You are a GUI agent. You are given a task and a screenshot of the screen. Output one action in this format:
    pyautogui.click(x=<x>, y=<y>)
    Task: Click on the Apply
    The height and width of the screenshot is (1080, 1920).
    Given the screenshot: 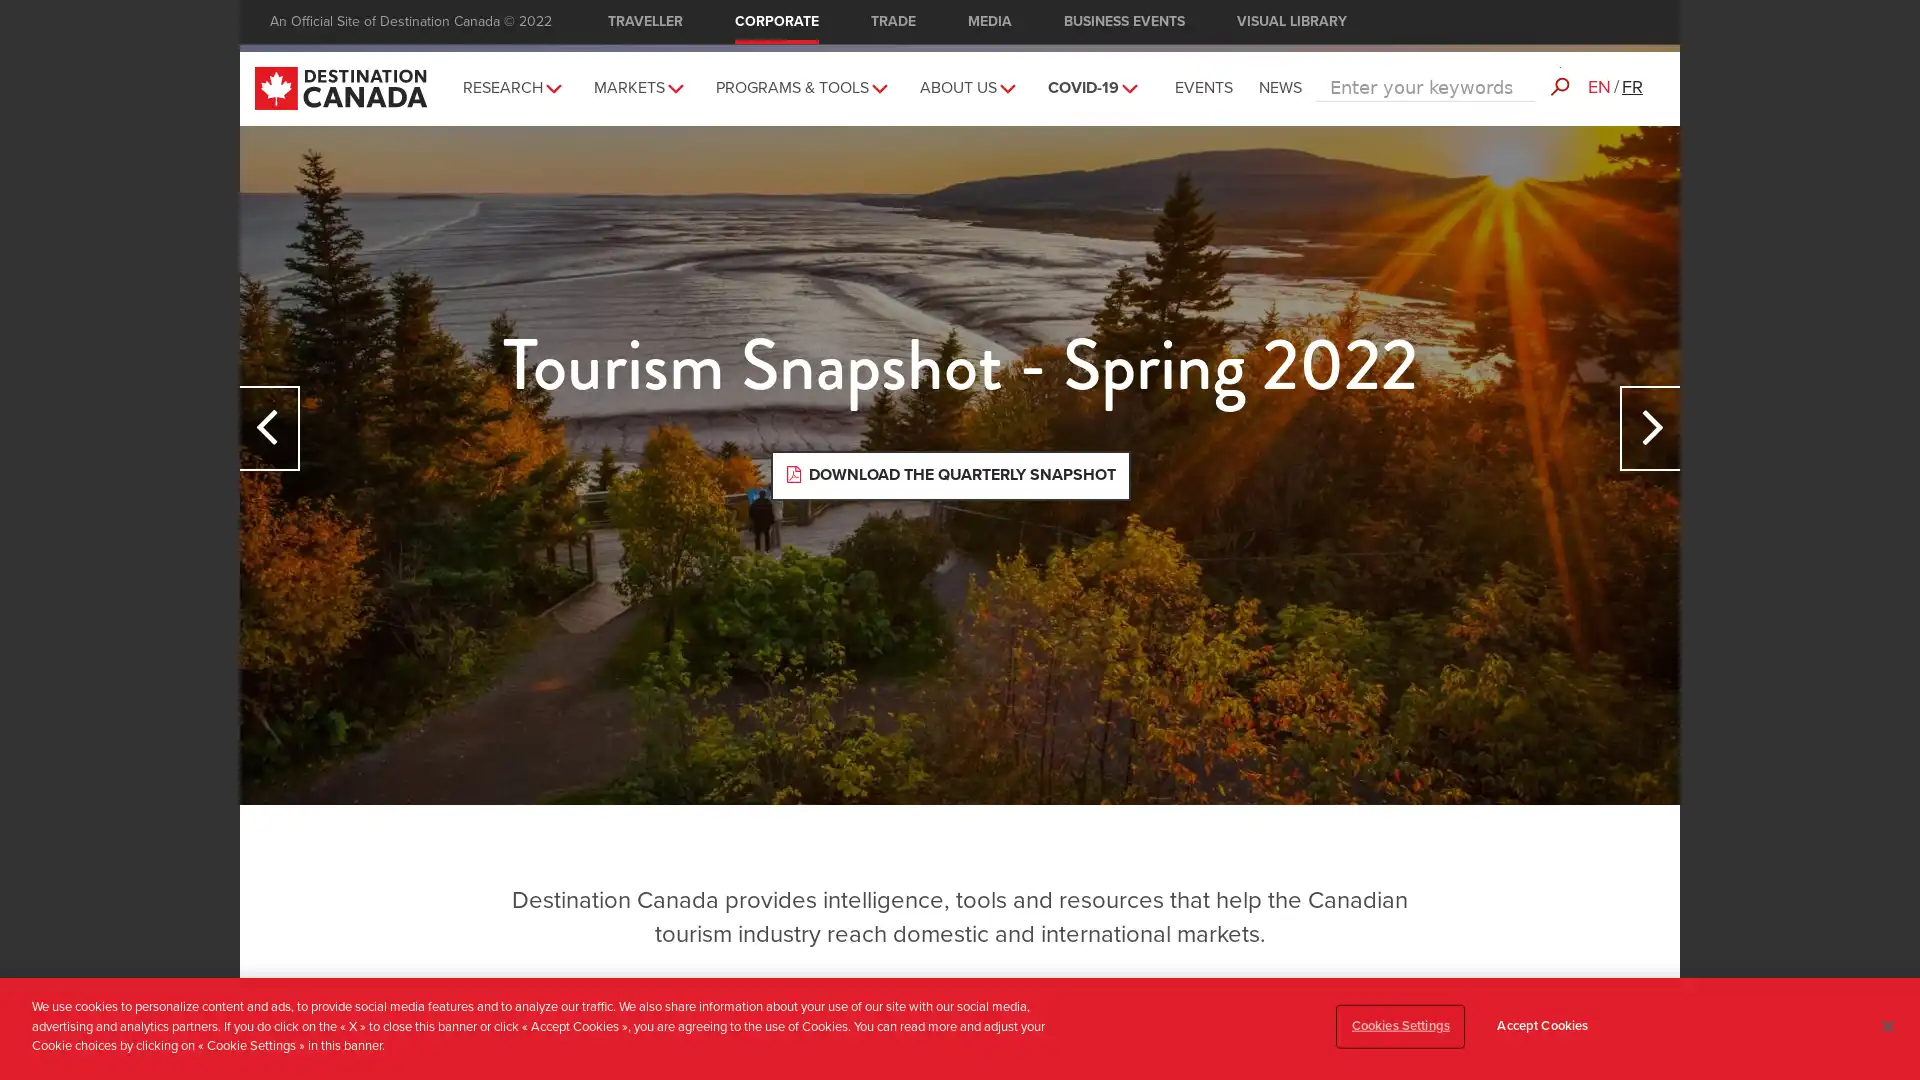 What is the action you would take?
    pyautogui.click(x=1558, y=72)
    